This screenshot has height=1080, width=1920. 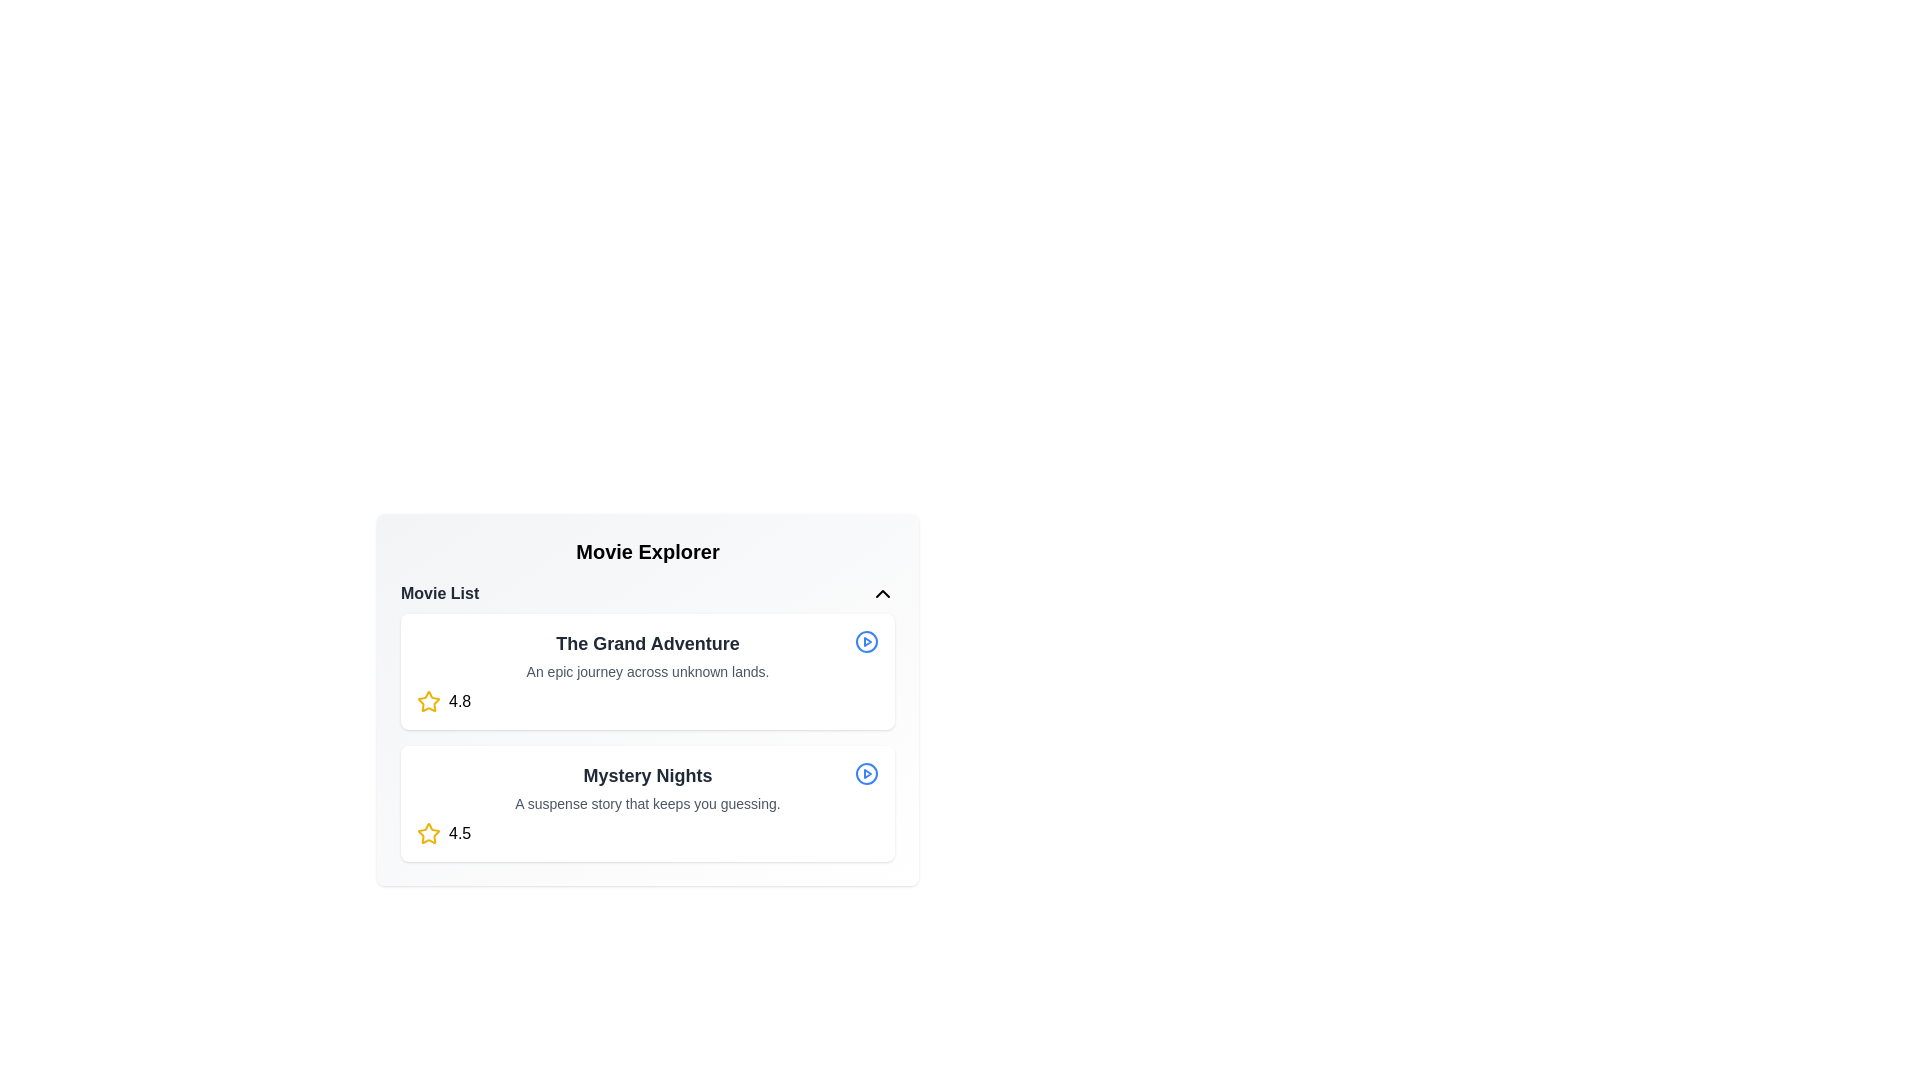 I want to click on the description of the movie titled Mystery Nights, so click(x=648, y=802).